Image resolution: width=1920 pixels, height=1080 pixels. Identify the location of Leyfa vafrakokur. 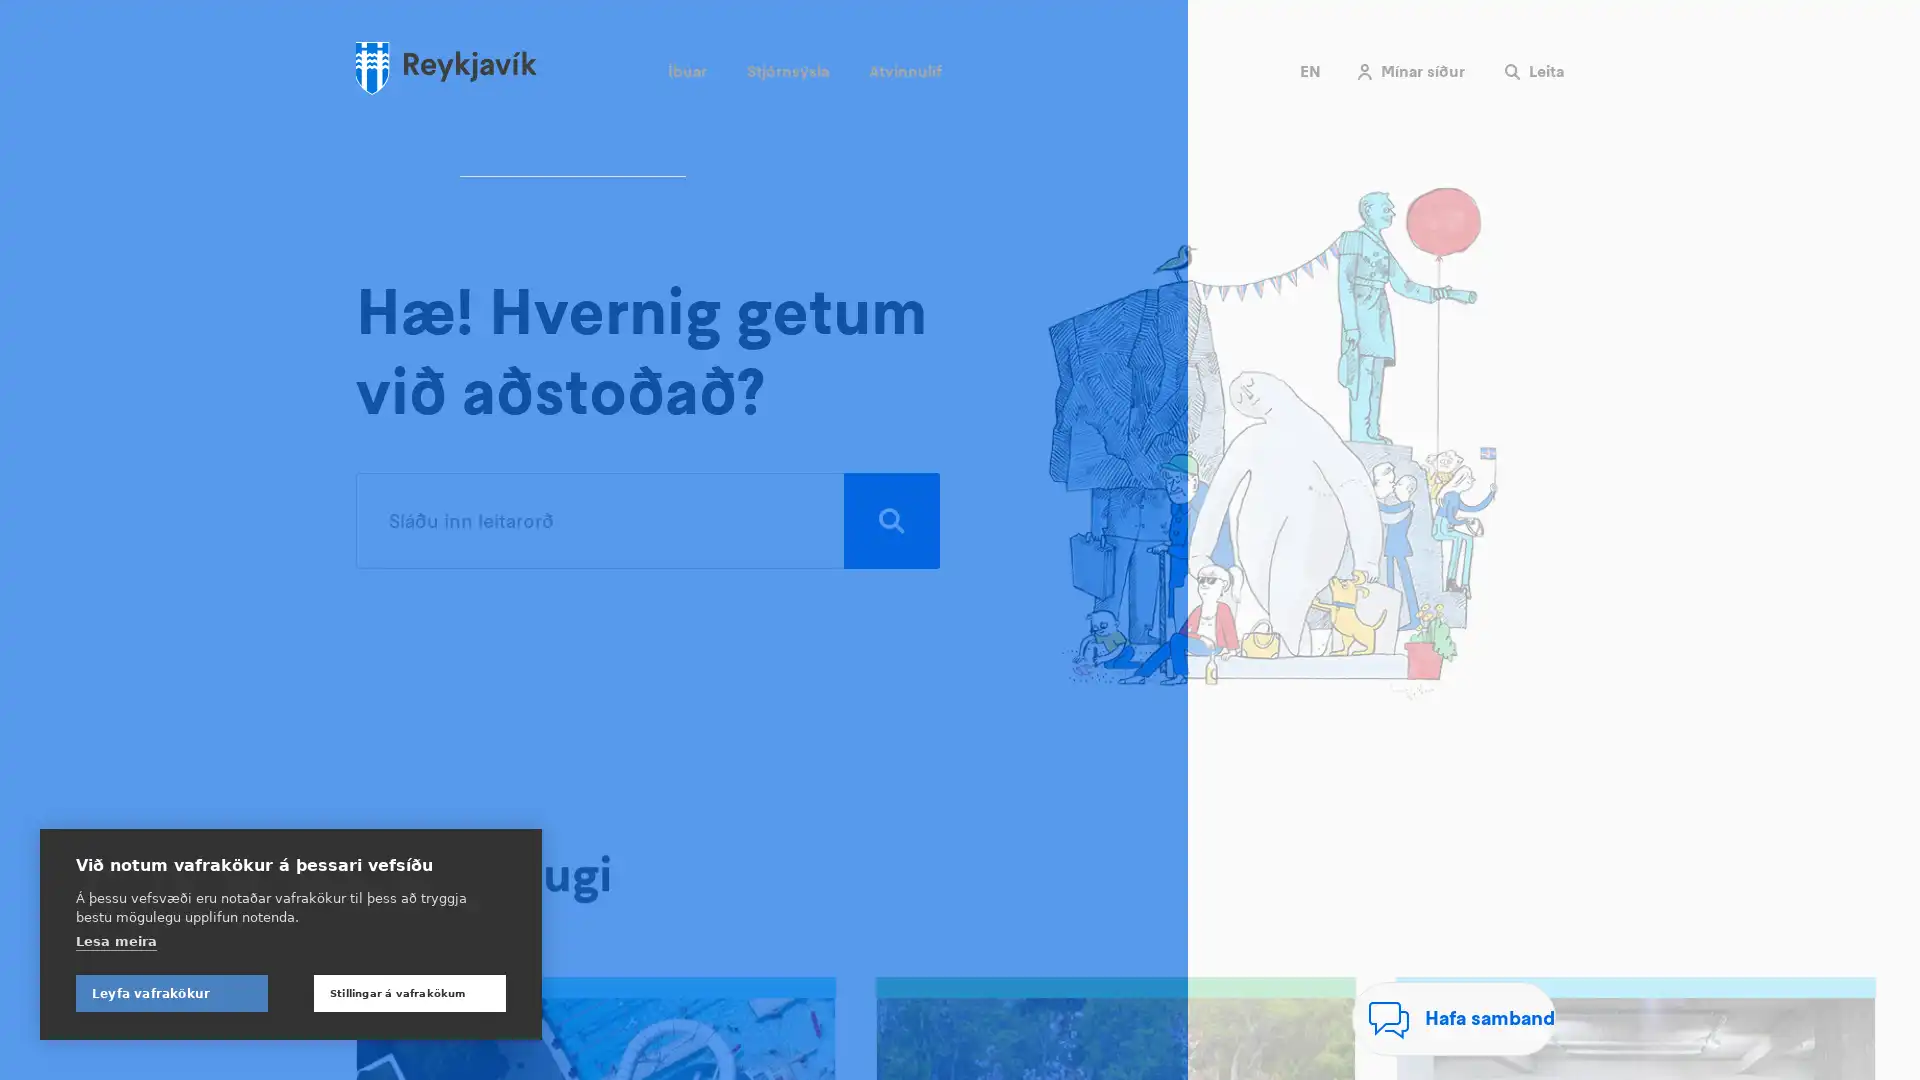
(172, 993).